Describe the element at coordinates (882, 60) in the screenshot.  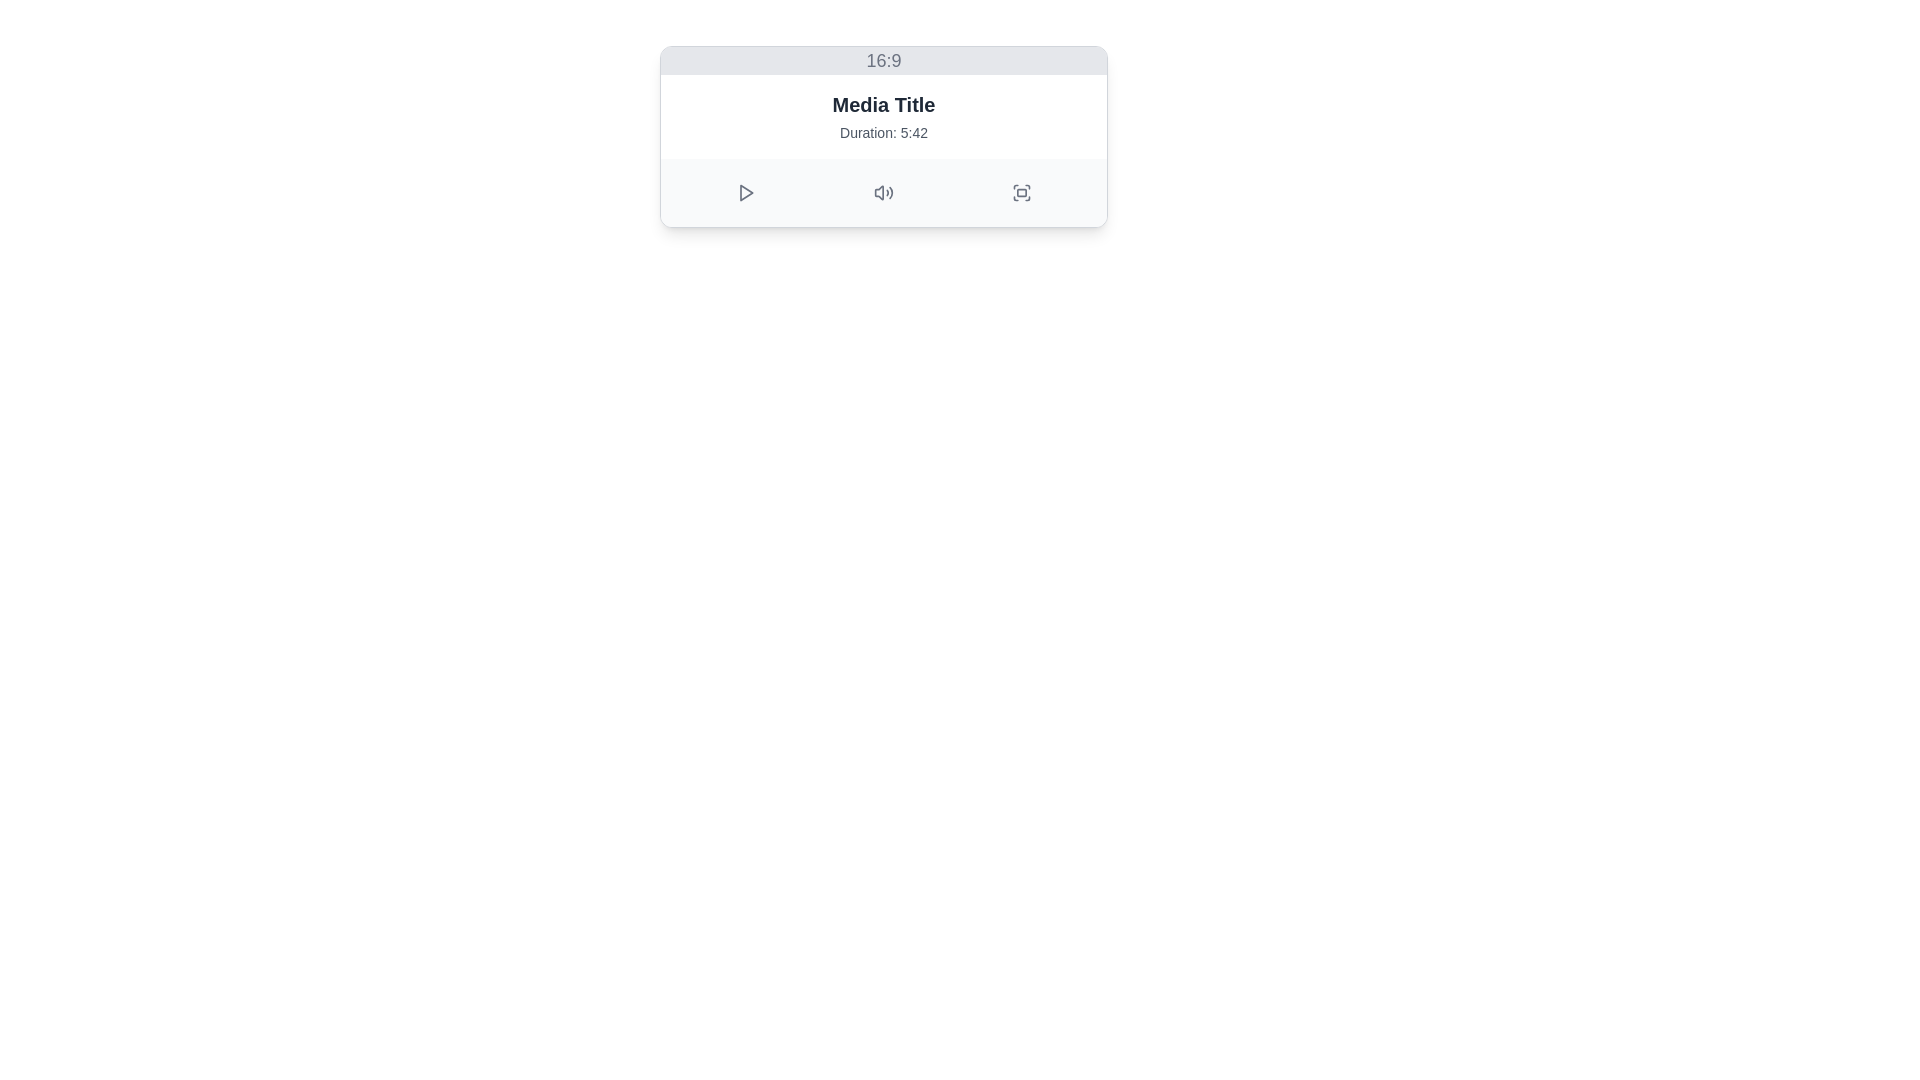
I see `the informational text label that indicates an aspect ratio of '16:9' located at the topmost section of the media card, above the 'Media Title' and 'Duration: 5:42'` at that location.